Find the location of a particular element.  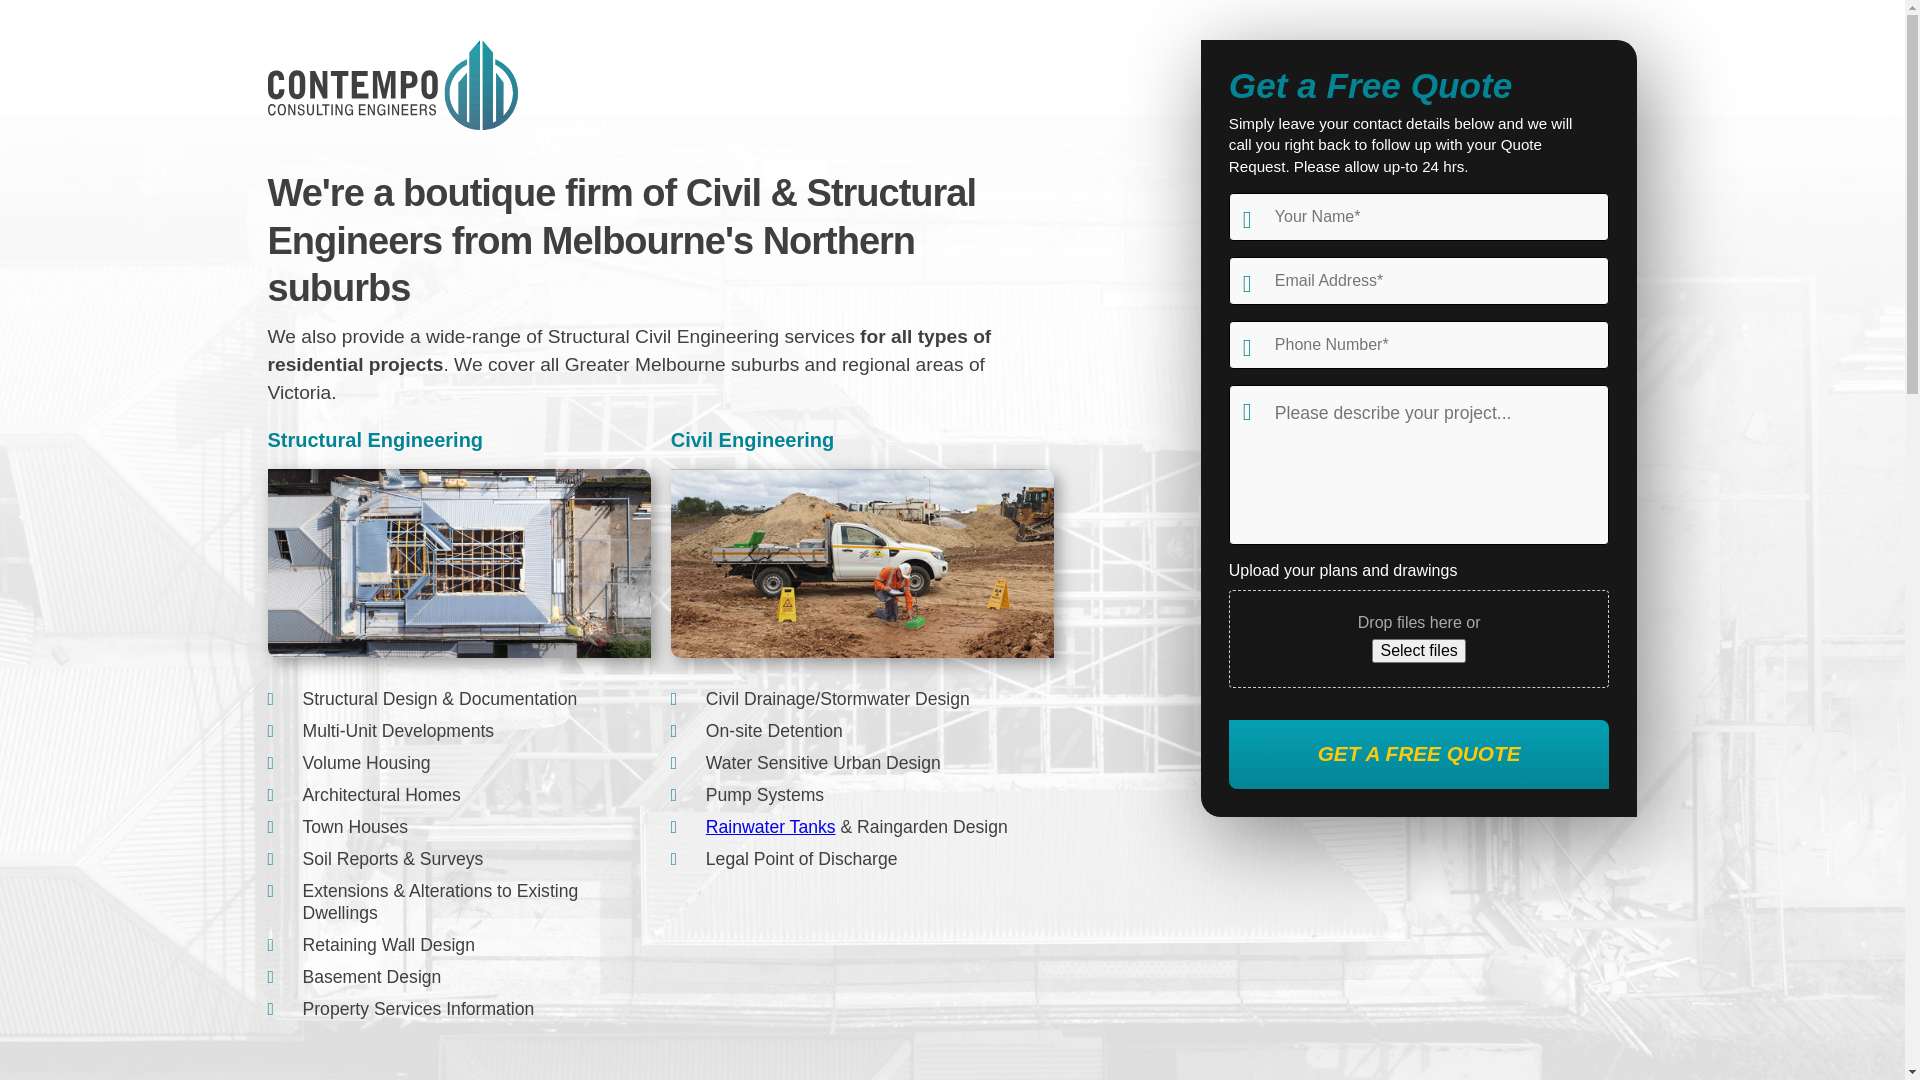

'Rainwater Tanks' is located at coordinates (770, 826).